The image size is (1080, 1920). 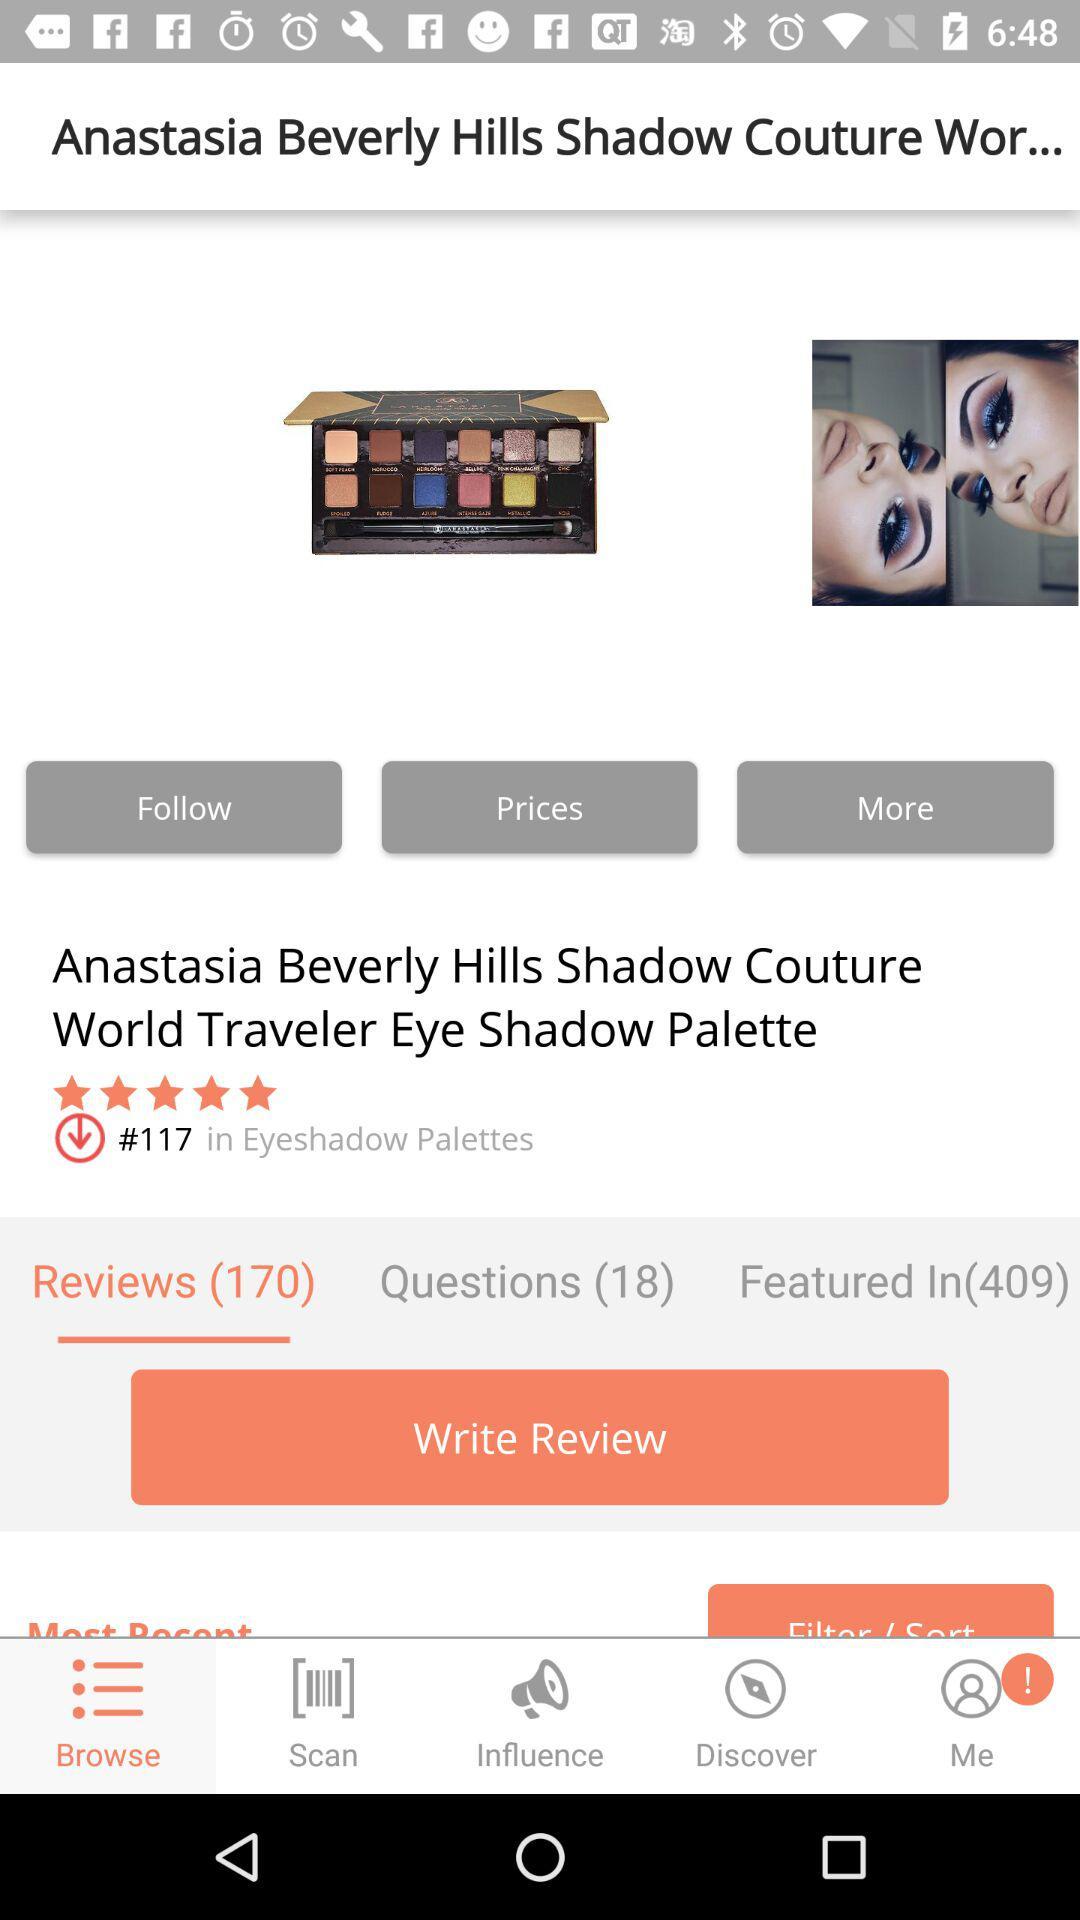 I want to click on the time icon, so click(x=756, y=1715).